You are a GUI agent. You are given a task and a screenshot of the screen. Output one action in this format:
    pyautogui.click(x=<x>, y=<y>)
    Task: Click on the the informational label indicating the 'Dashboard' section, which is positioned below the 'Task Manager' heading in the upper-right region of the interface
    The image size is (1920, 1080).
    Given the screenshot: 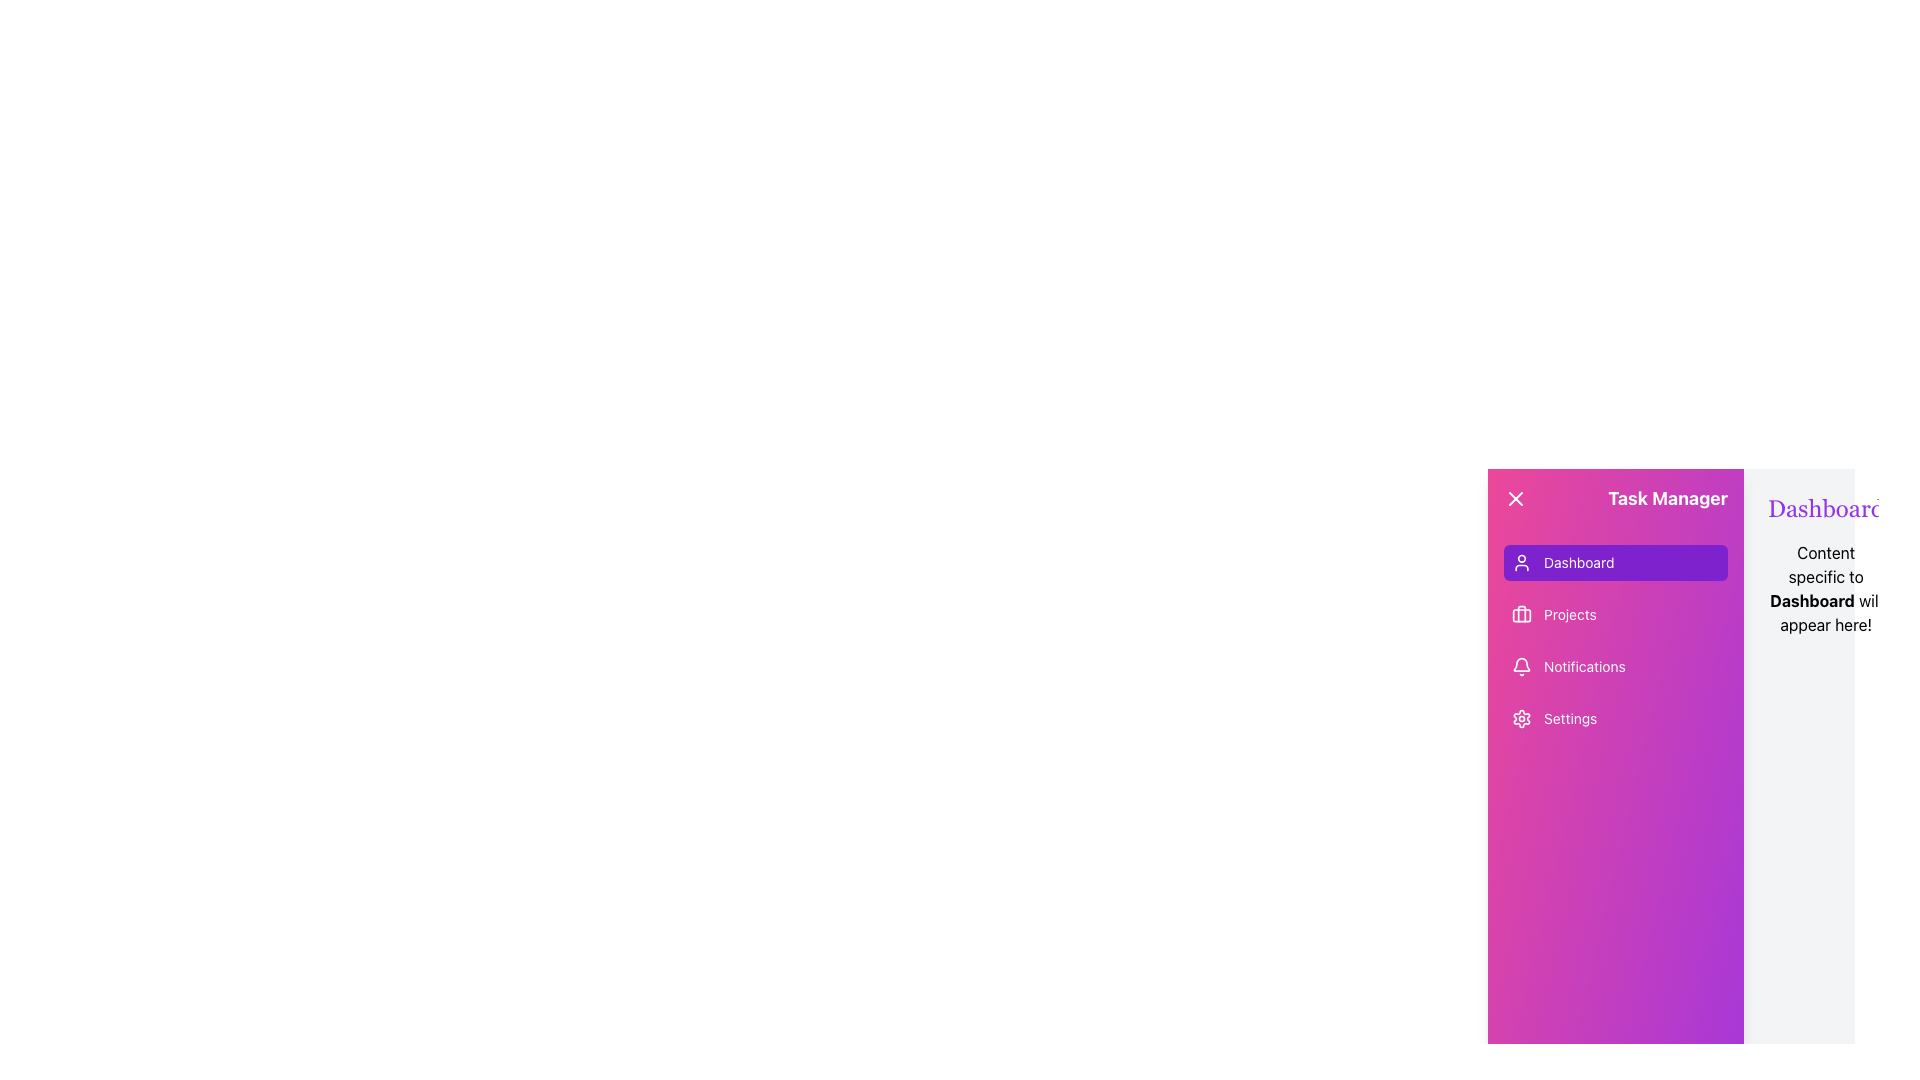 What is the action you would take?
    pyautogui.click(x=1826, y=588)
    